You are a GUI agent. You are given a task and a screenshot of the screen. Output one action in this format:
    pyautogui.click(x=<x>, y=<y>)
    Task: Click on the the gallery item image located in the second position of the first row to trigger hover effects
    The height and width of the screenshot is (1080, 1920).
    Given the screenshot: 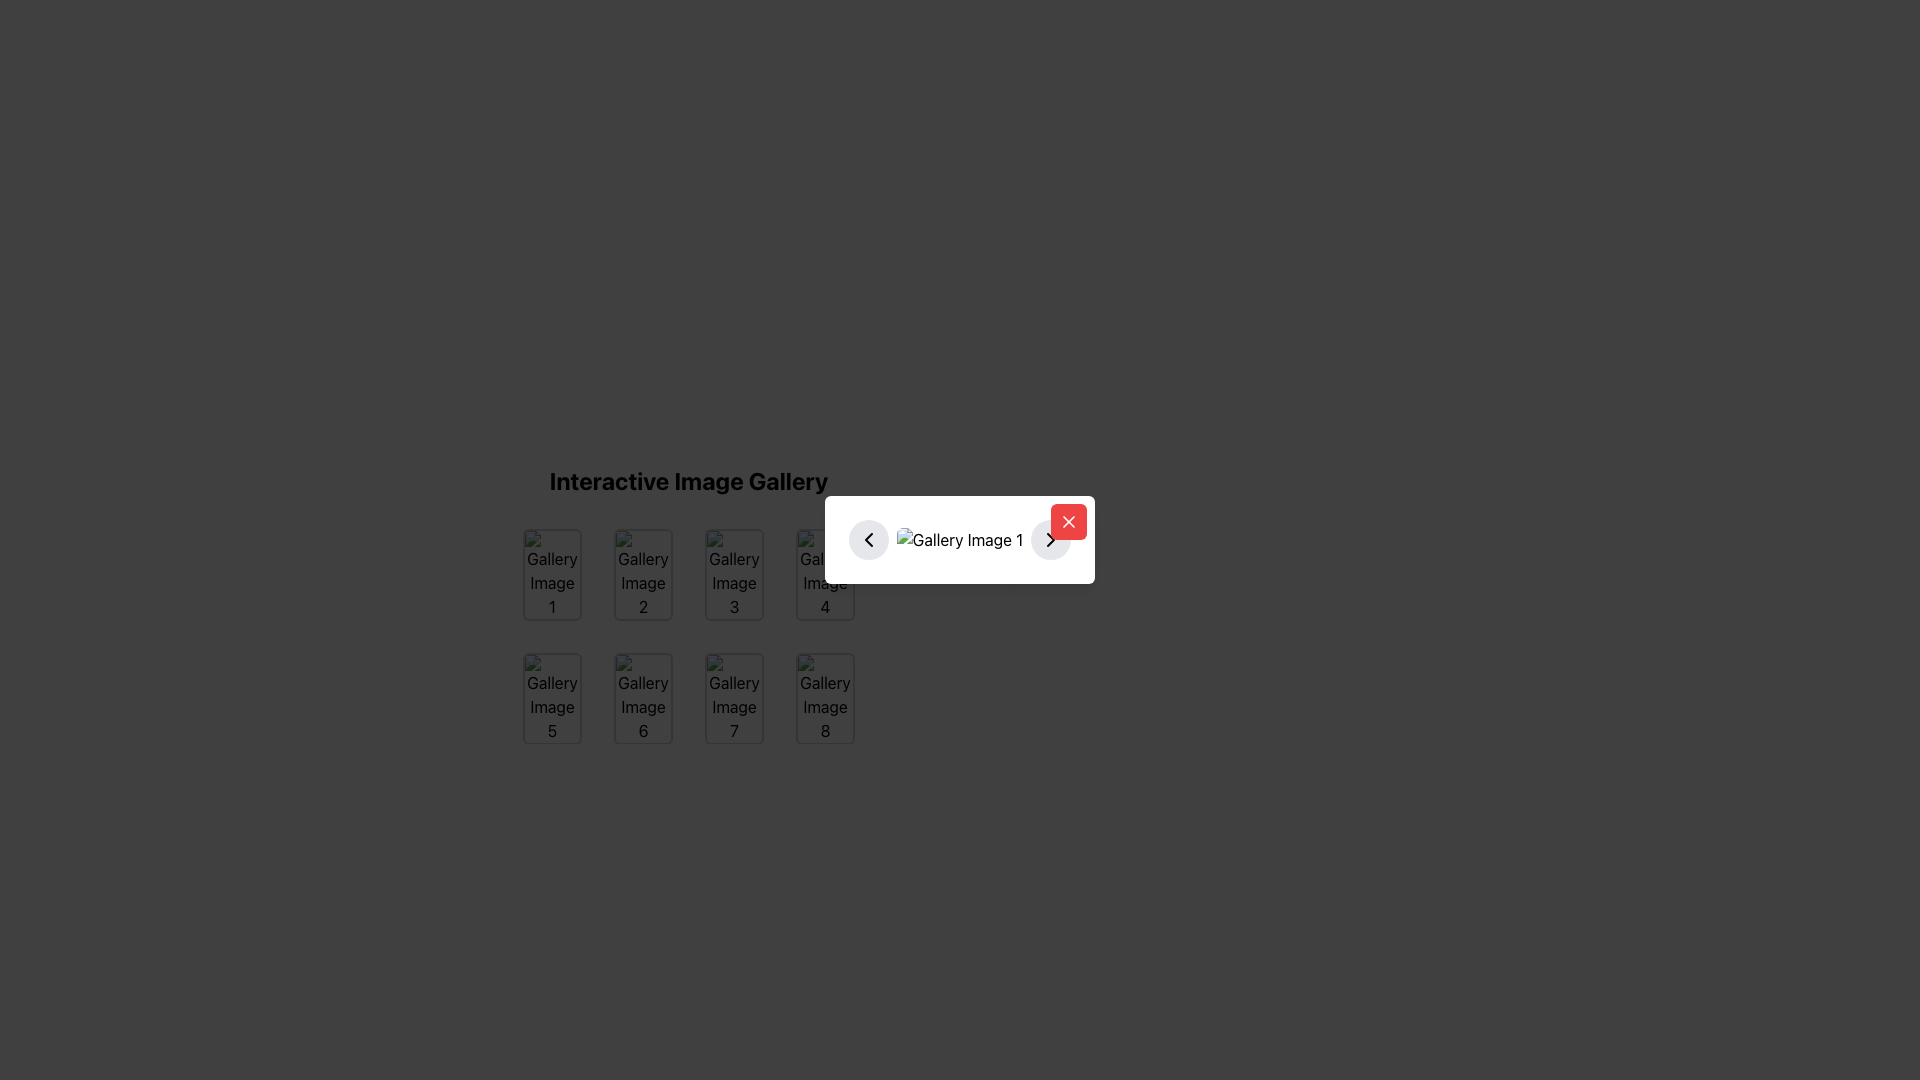 What is the action you would take?
    pyautogui.click(x=643, y=574)
    